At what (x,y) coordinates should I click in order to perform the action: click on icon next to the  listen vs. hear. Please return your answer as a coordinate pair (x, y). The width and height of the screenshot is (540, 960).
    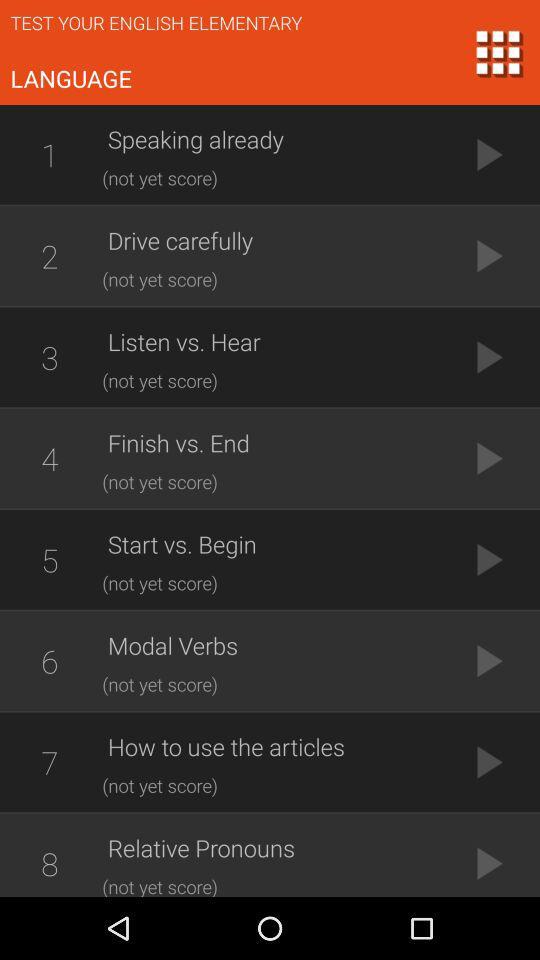
    Looking at the image, I should click on (49, 357).